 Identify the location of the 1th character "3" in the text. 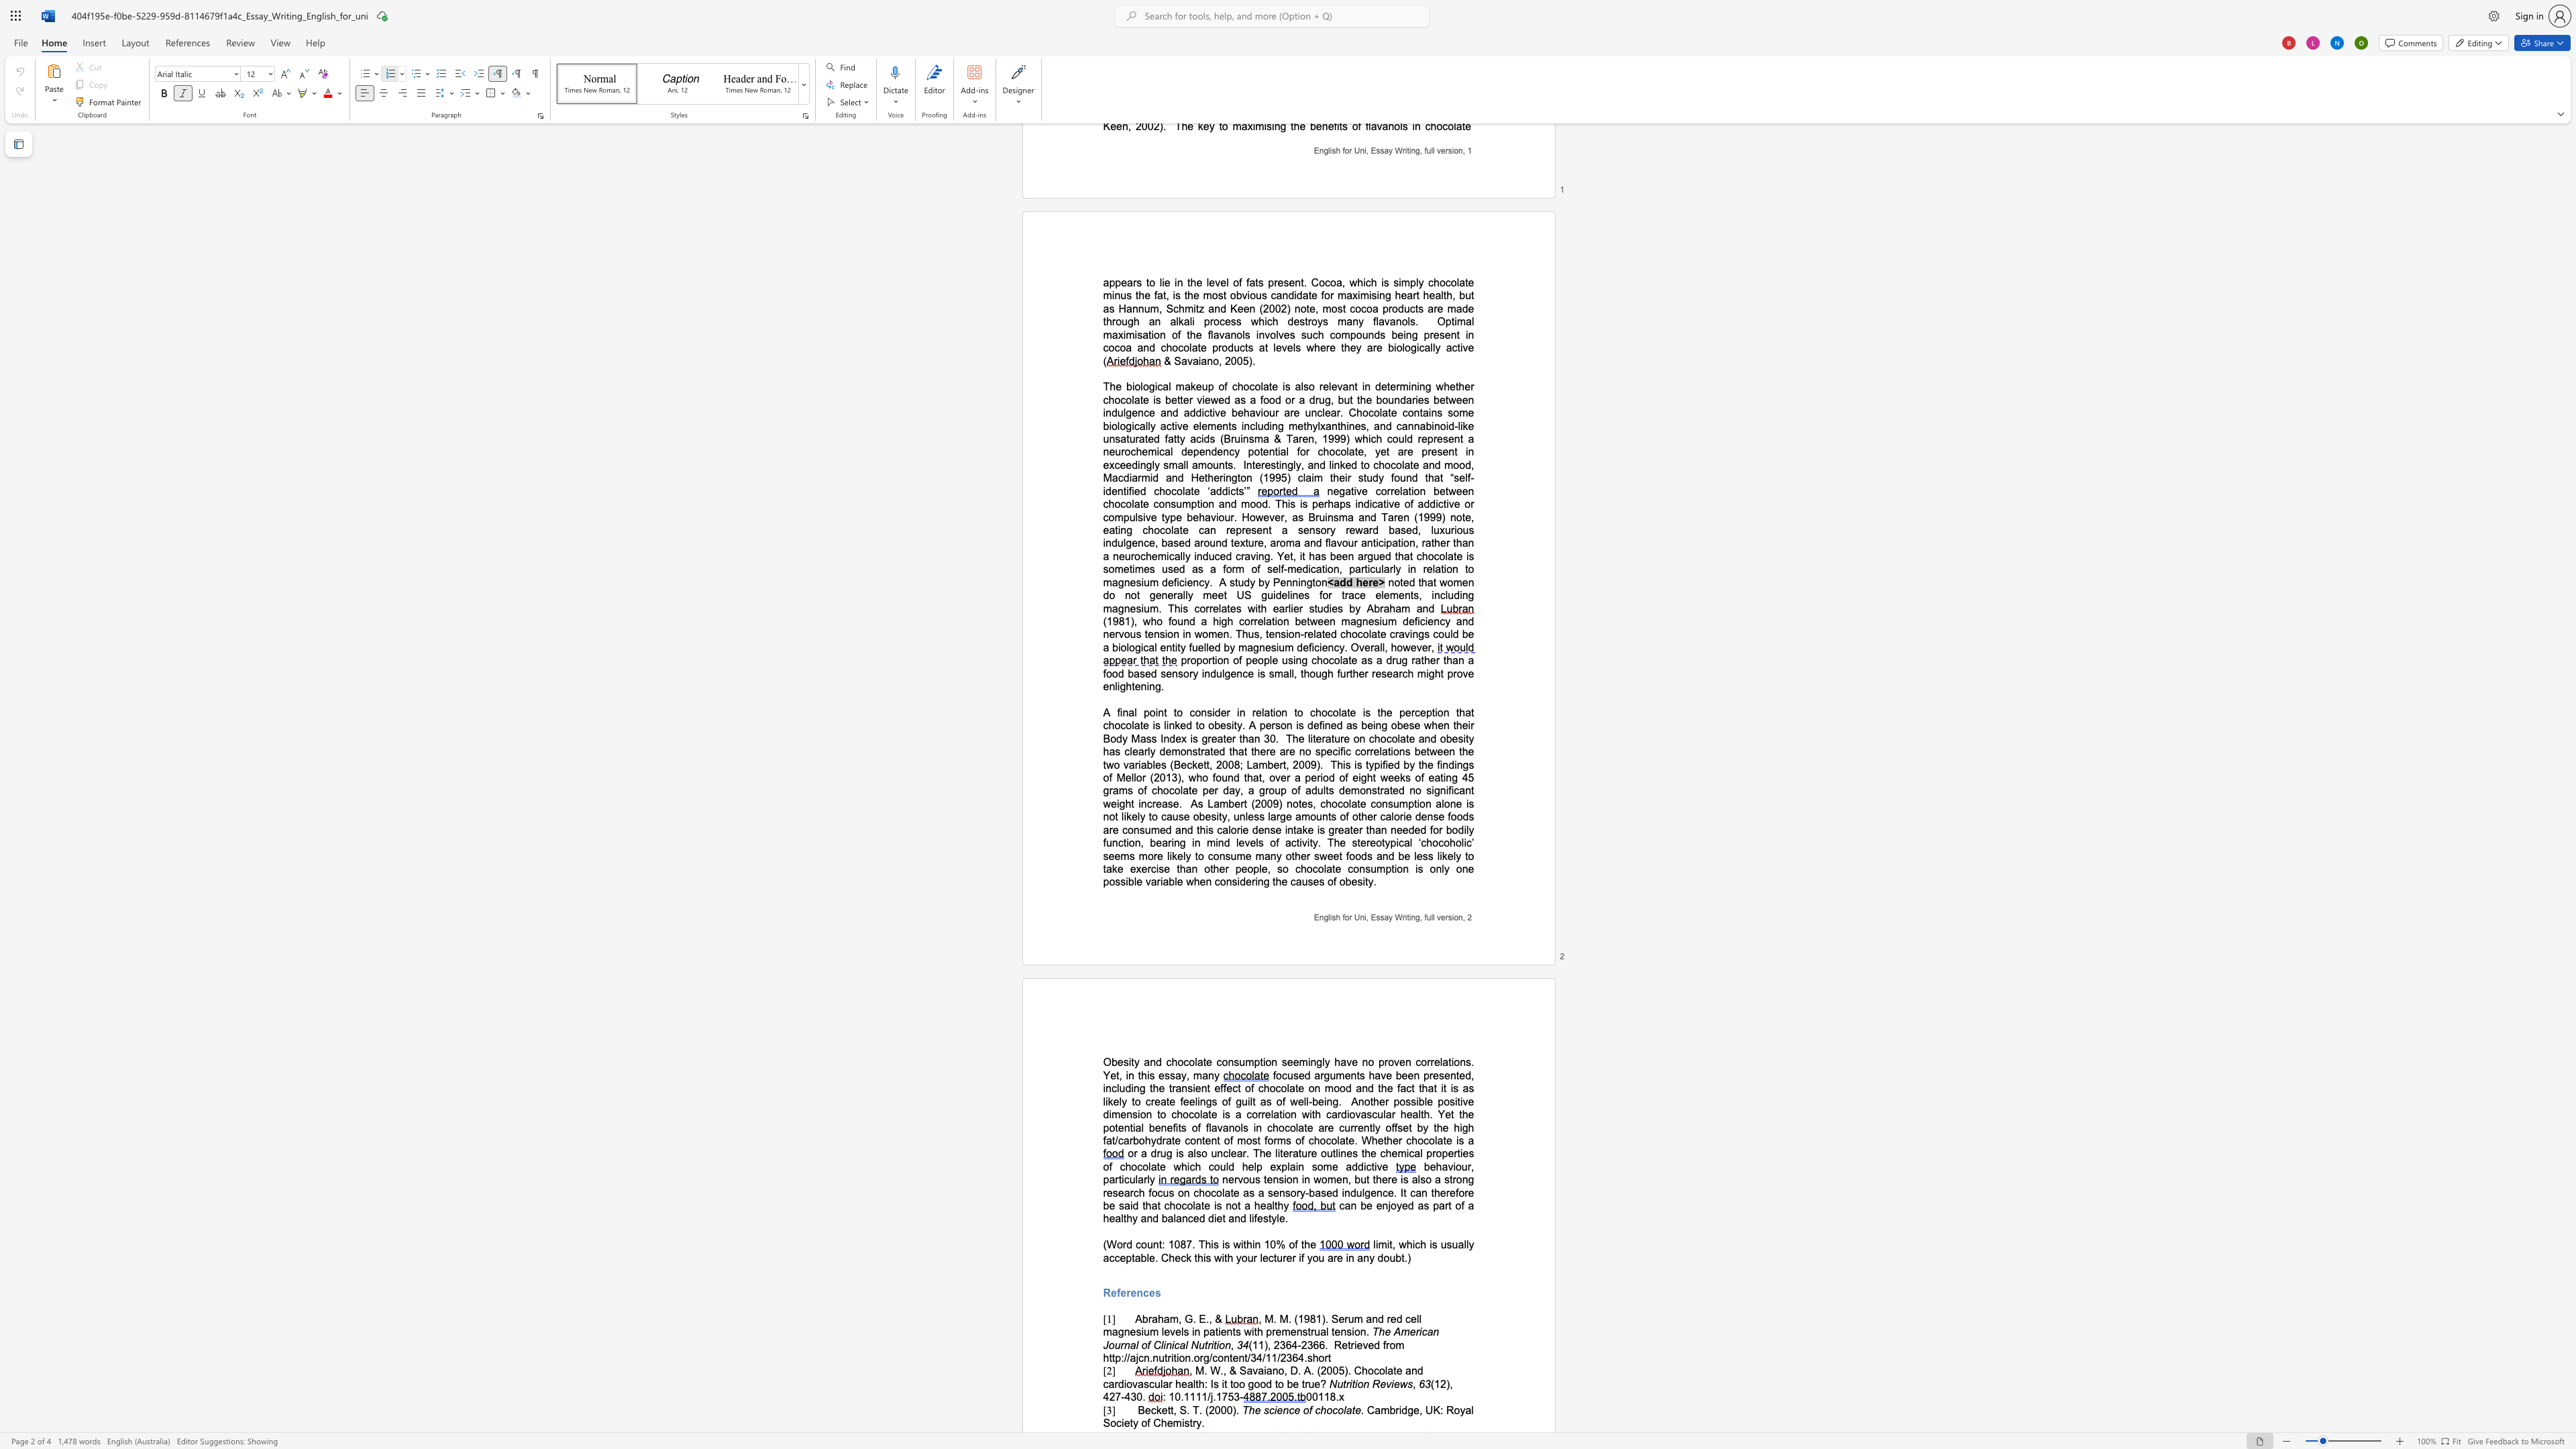
(1281, 1344).